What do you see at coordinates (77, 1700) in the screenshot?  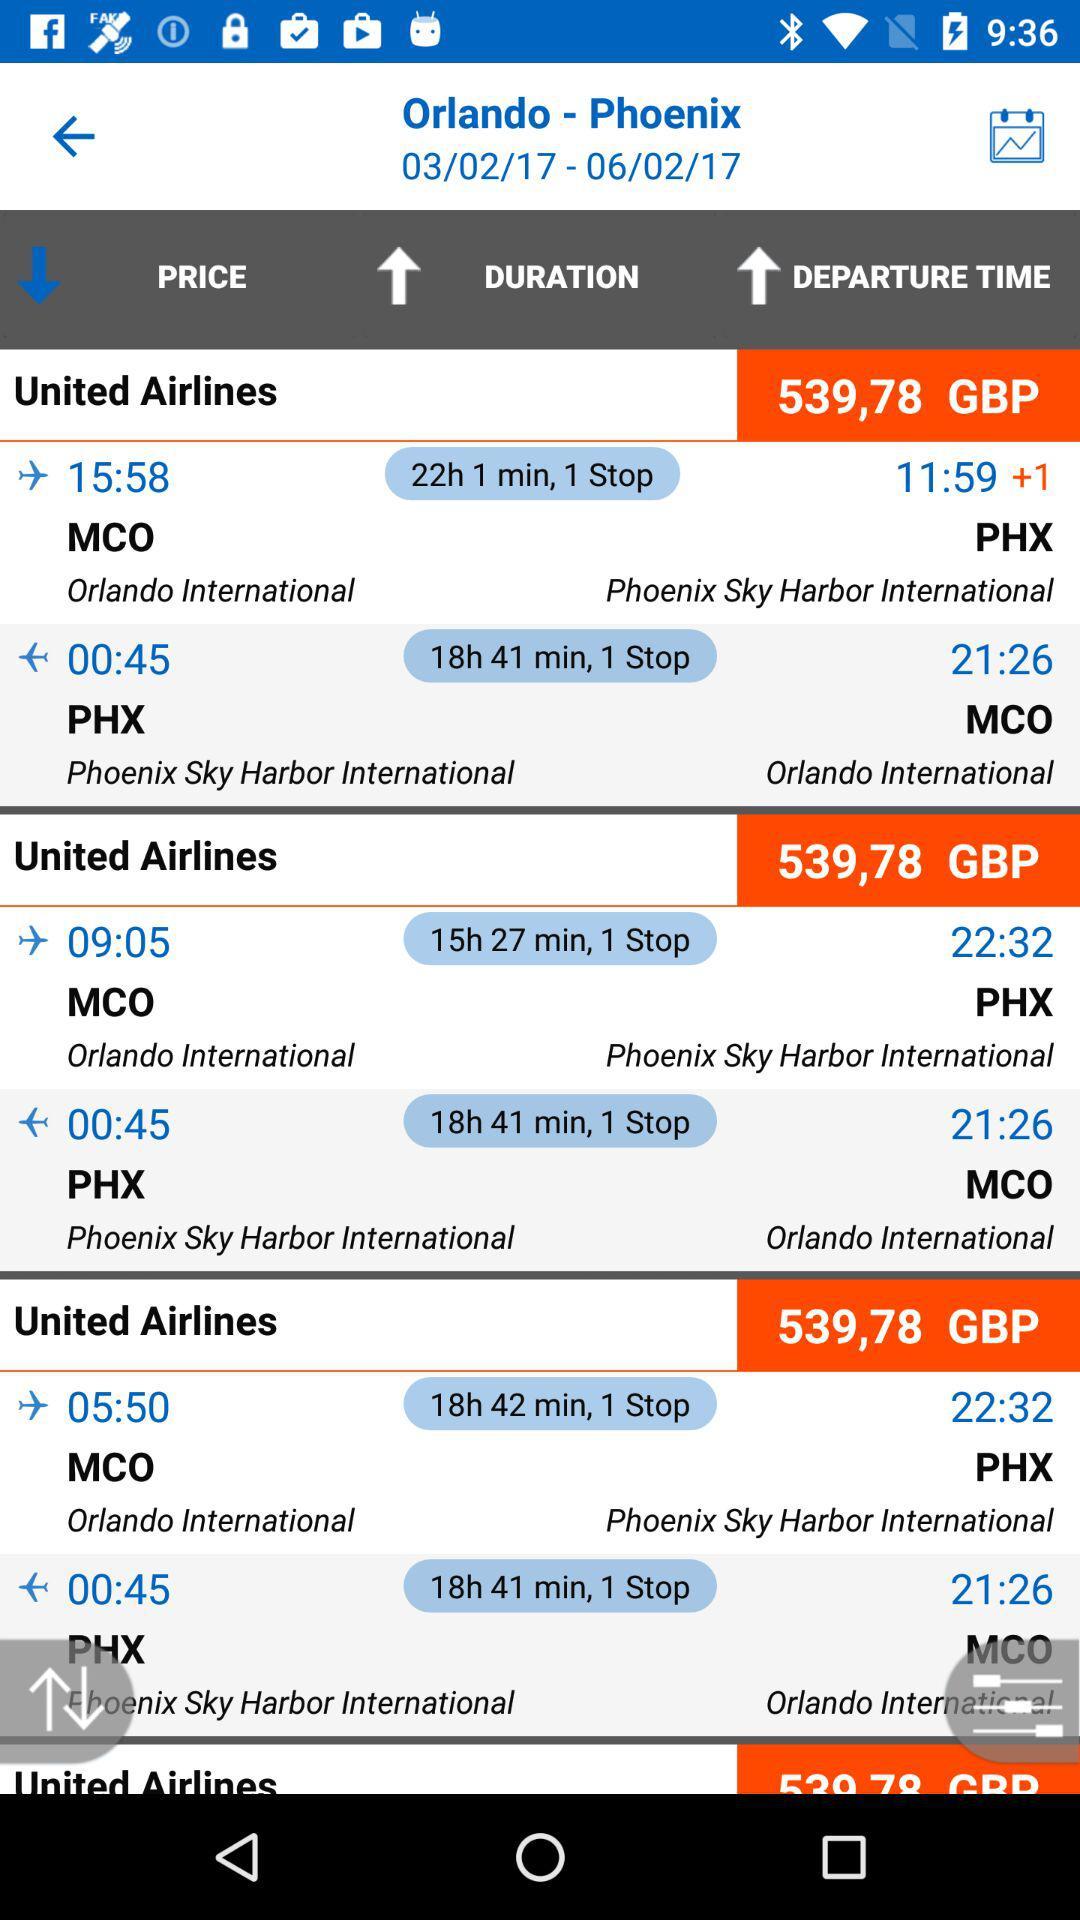 I see `change order of flights` at bounding box center [77, 1700].